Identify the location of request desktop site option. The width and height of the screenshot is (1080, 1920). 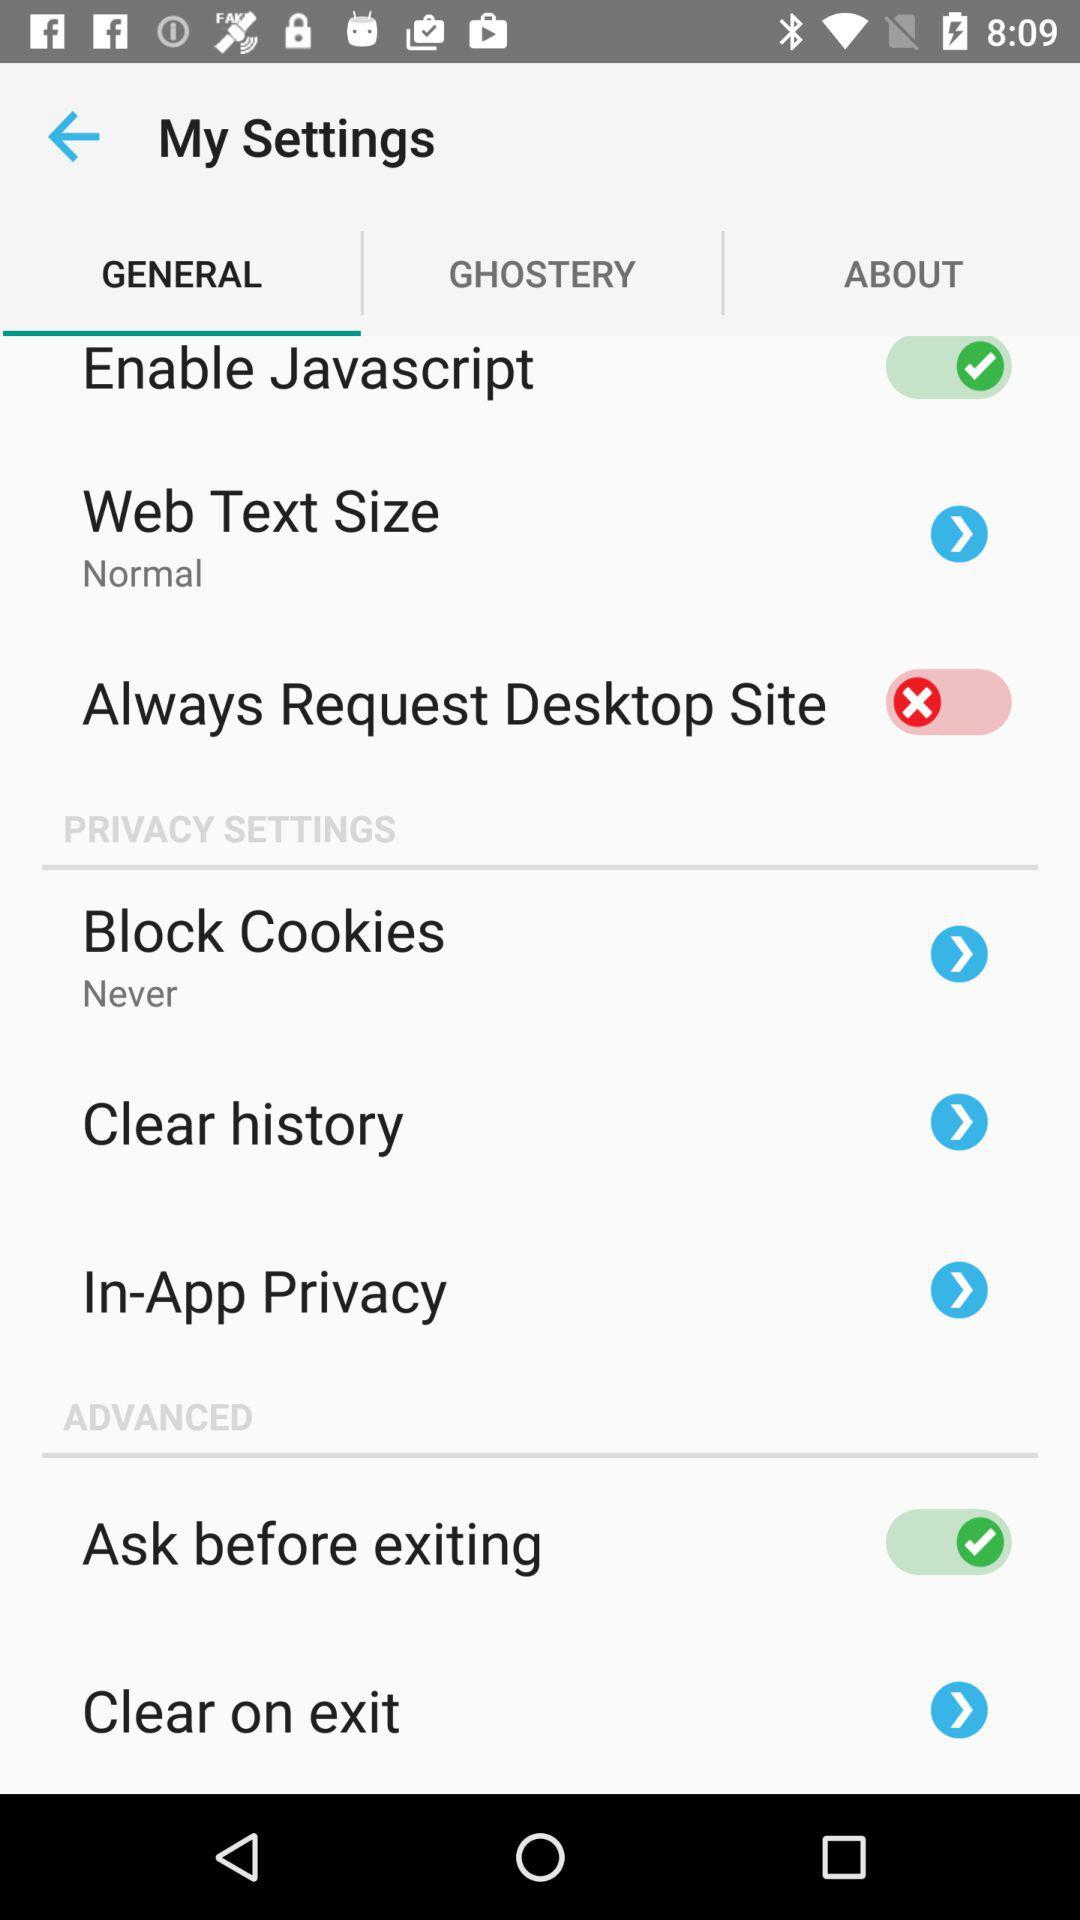
(947, 701).